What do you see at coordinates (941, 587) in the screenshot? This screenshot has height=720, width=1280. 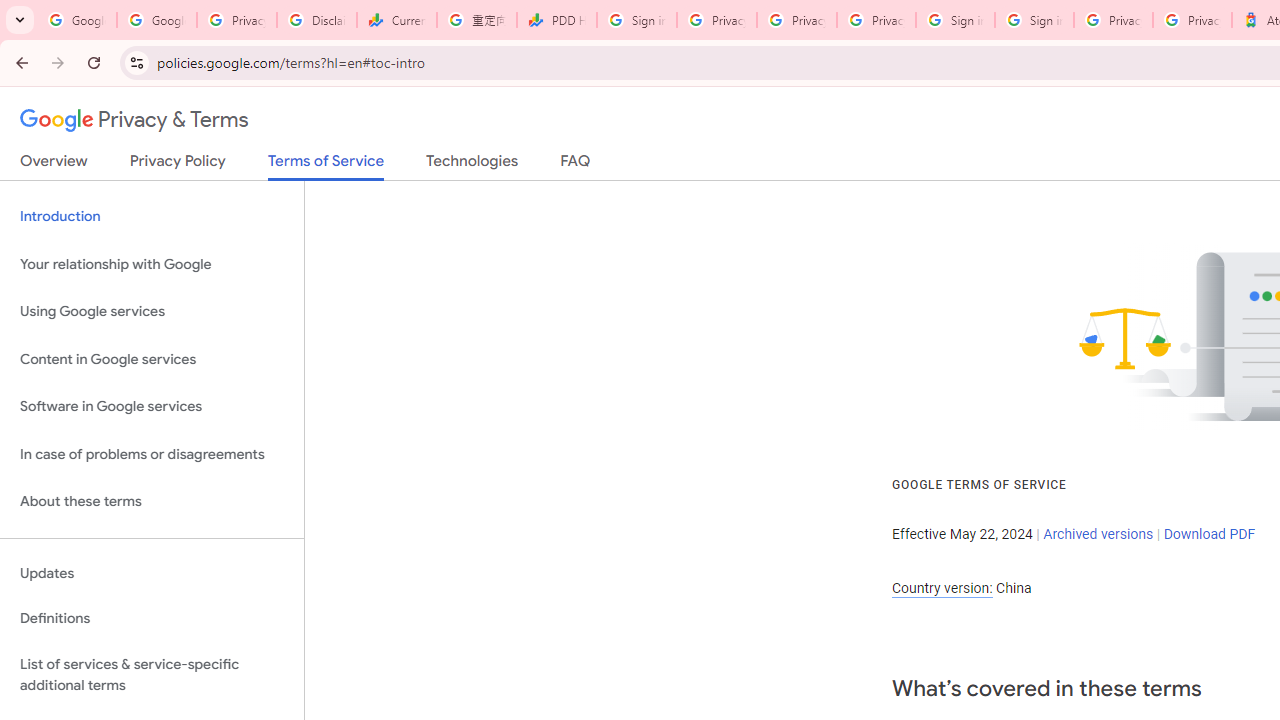 I see `'Country version:'` at bounding box center [941, 587].